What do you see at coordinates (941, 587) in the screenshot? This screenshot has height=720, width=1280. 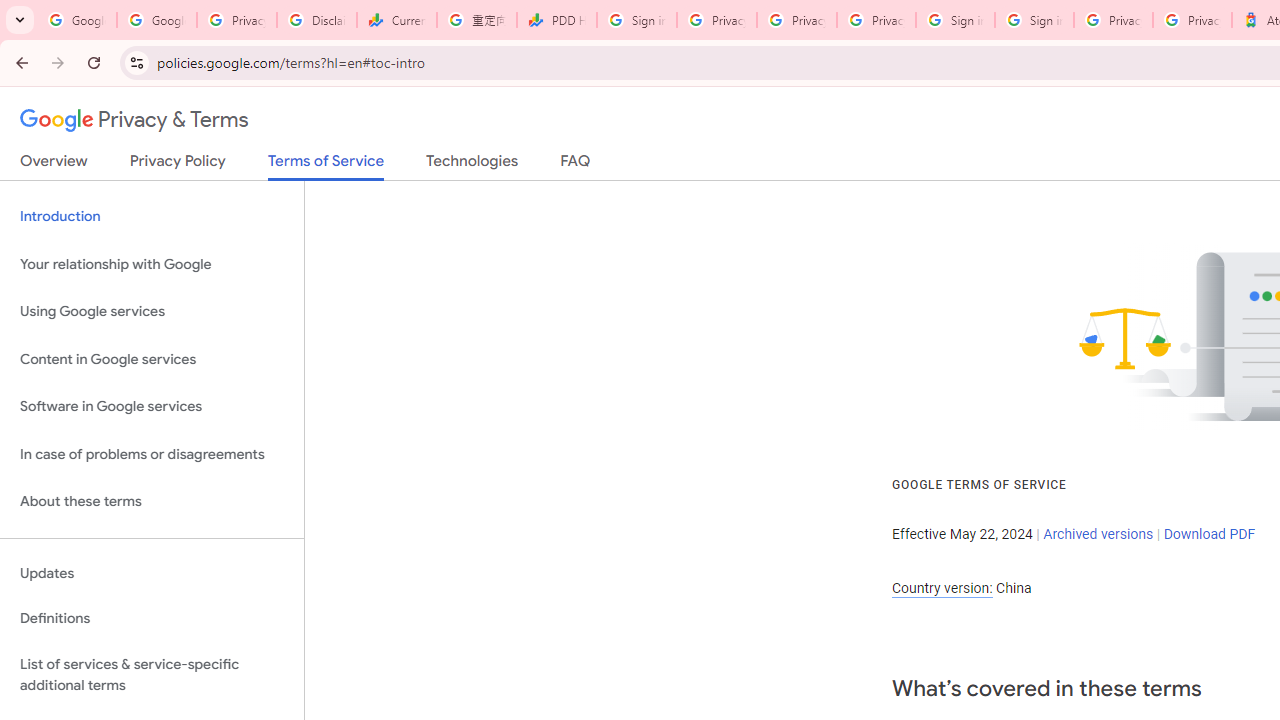 I see `'Country version:'` at bounding box center [941, 587].